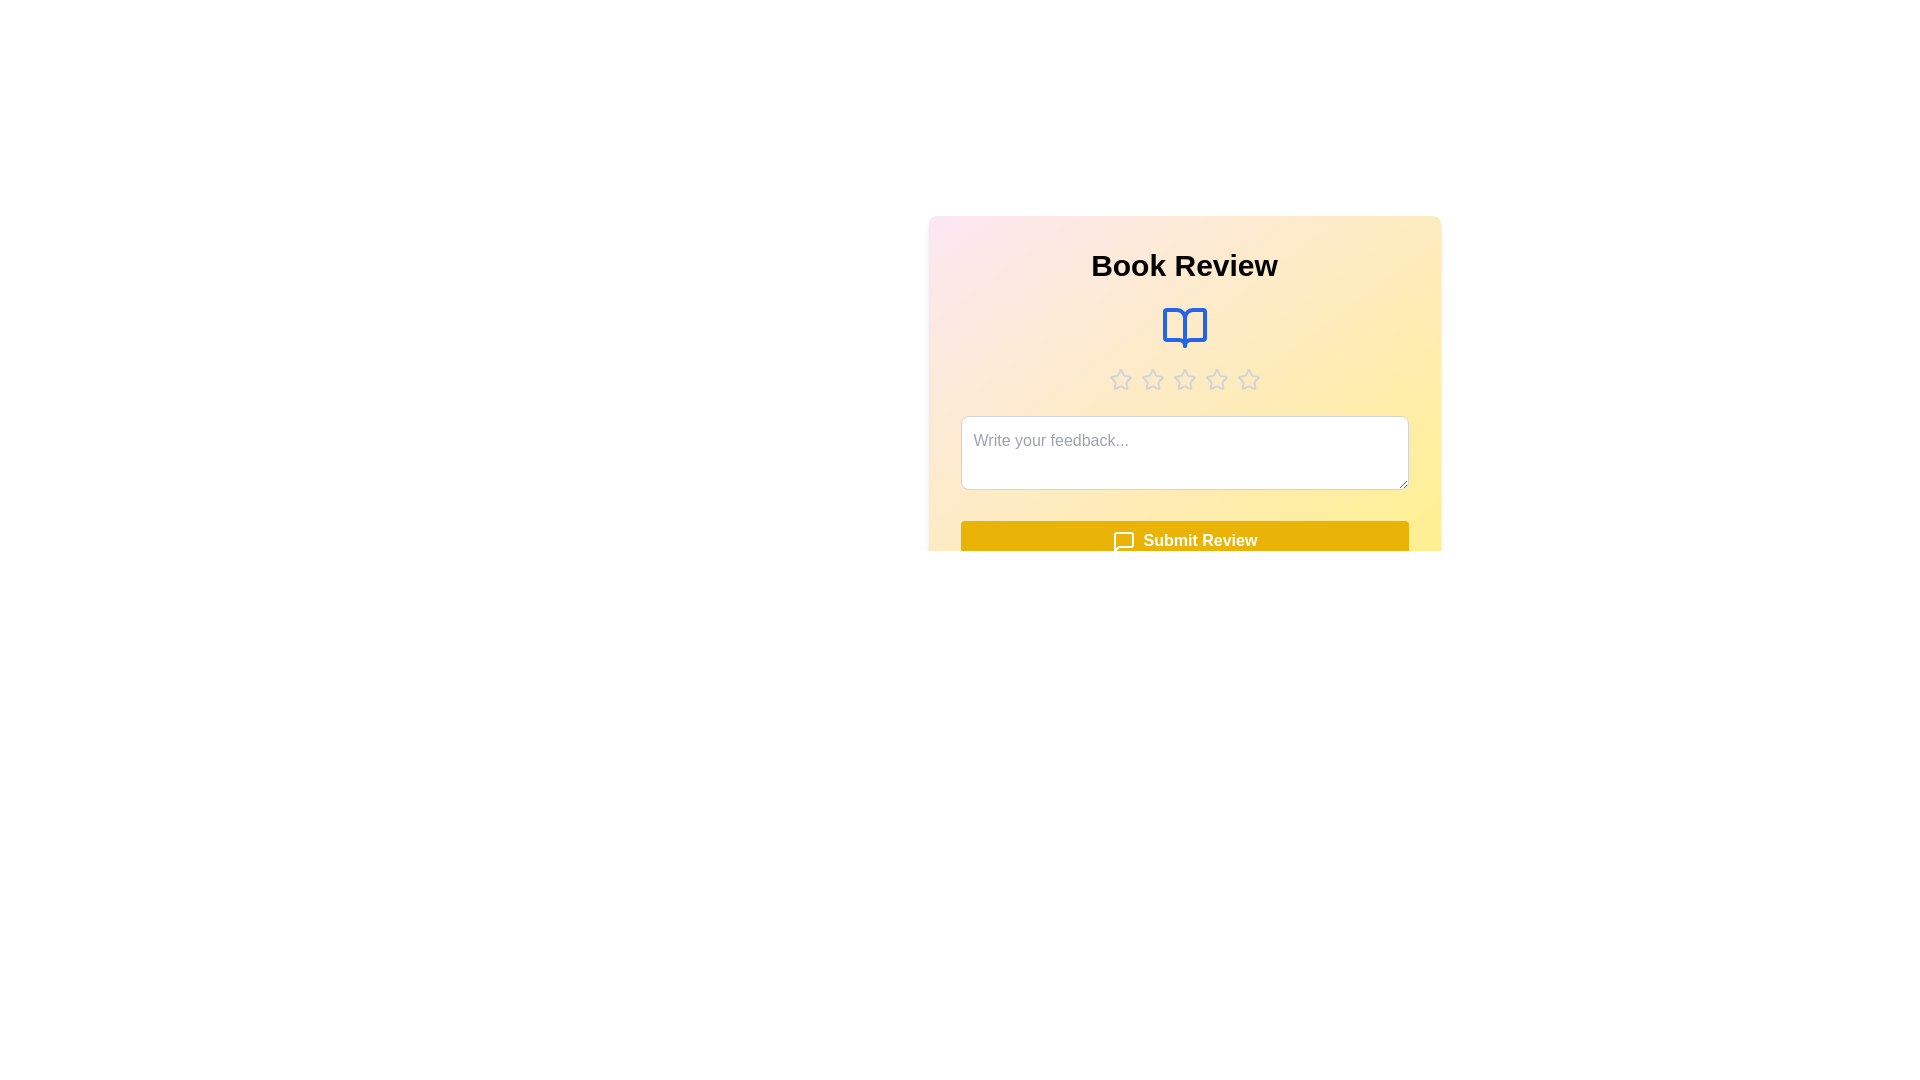 This screenshot has width=1920, height=1080. Describe the element at coordinates (1247, 380) in the screenshot. I see `the star corresponding to the desired rating 5` at that location.